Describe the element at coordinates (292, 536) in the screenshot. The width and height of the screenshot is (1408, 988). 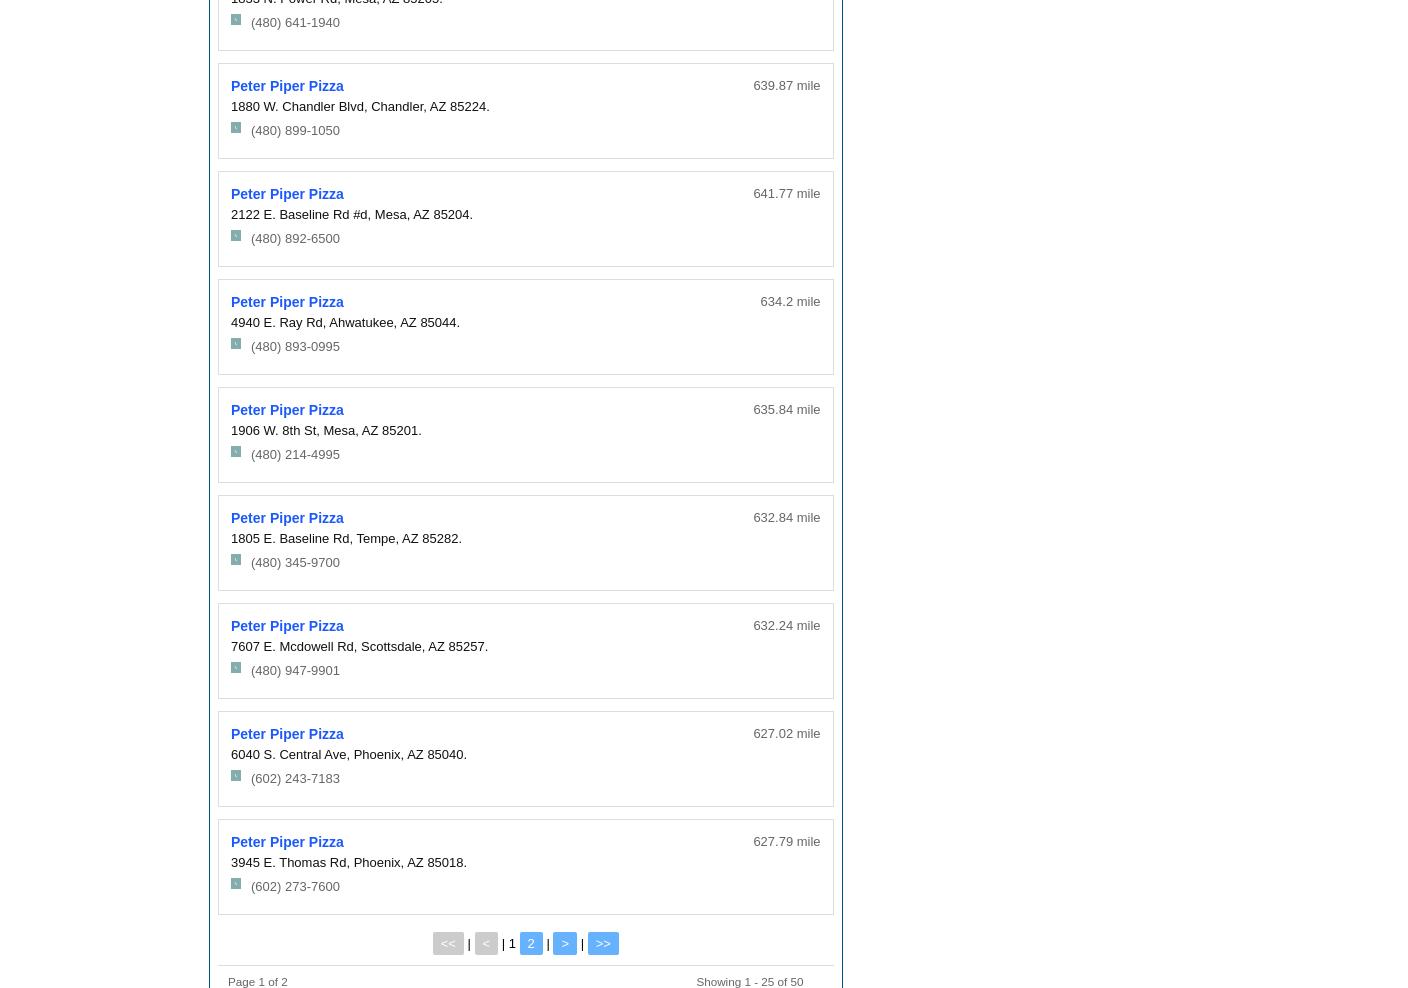
I see `'1805 E. Baseline Rd,'` at that location.